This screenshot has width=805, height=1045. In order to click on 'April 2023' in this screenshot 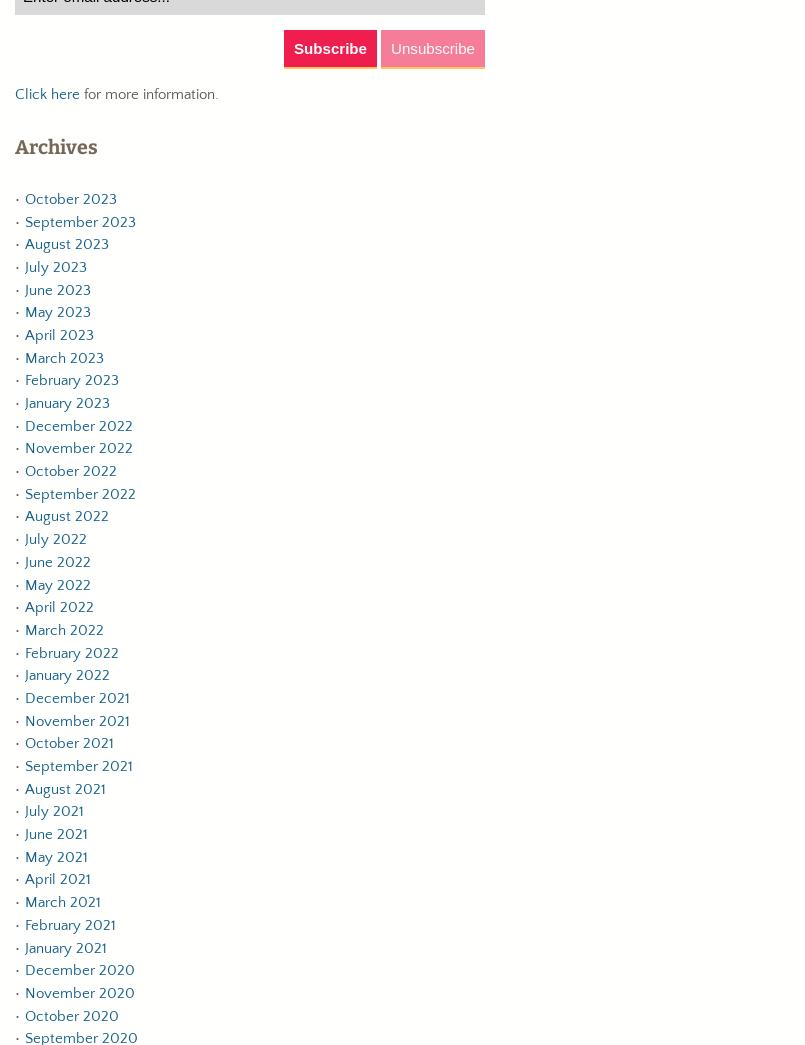, I will do `click(25, 334)`.